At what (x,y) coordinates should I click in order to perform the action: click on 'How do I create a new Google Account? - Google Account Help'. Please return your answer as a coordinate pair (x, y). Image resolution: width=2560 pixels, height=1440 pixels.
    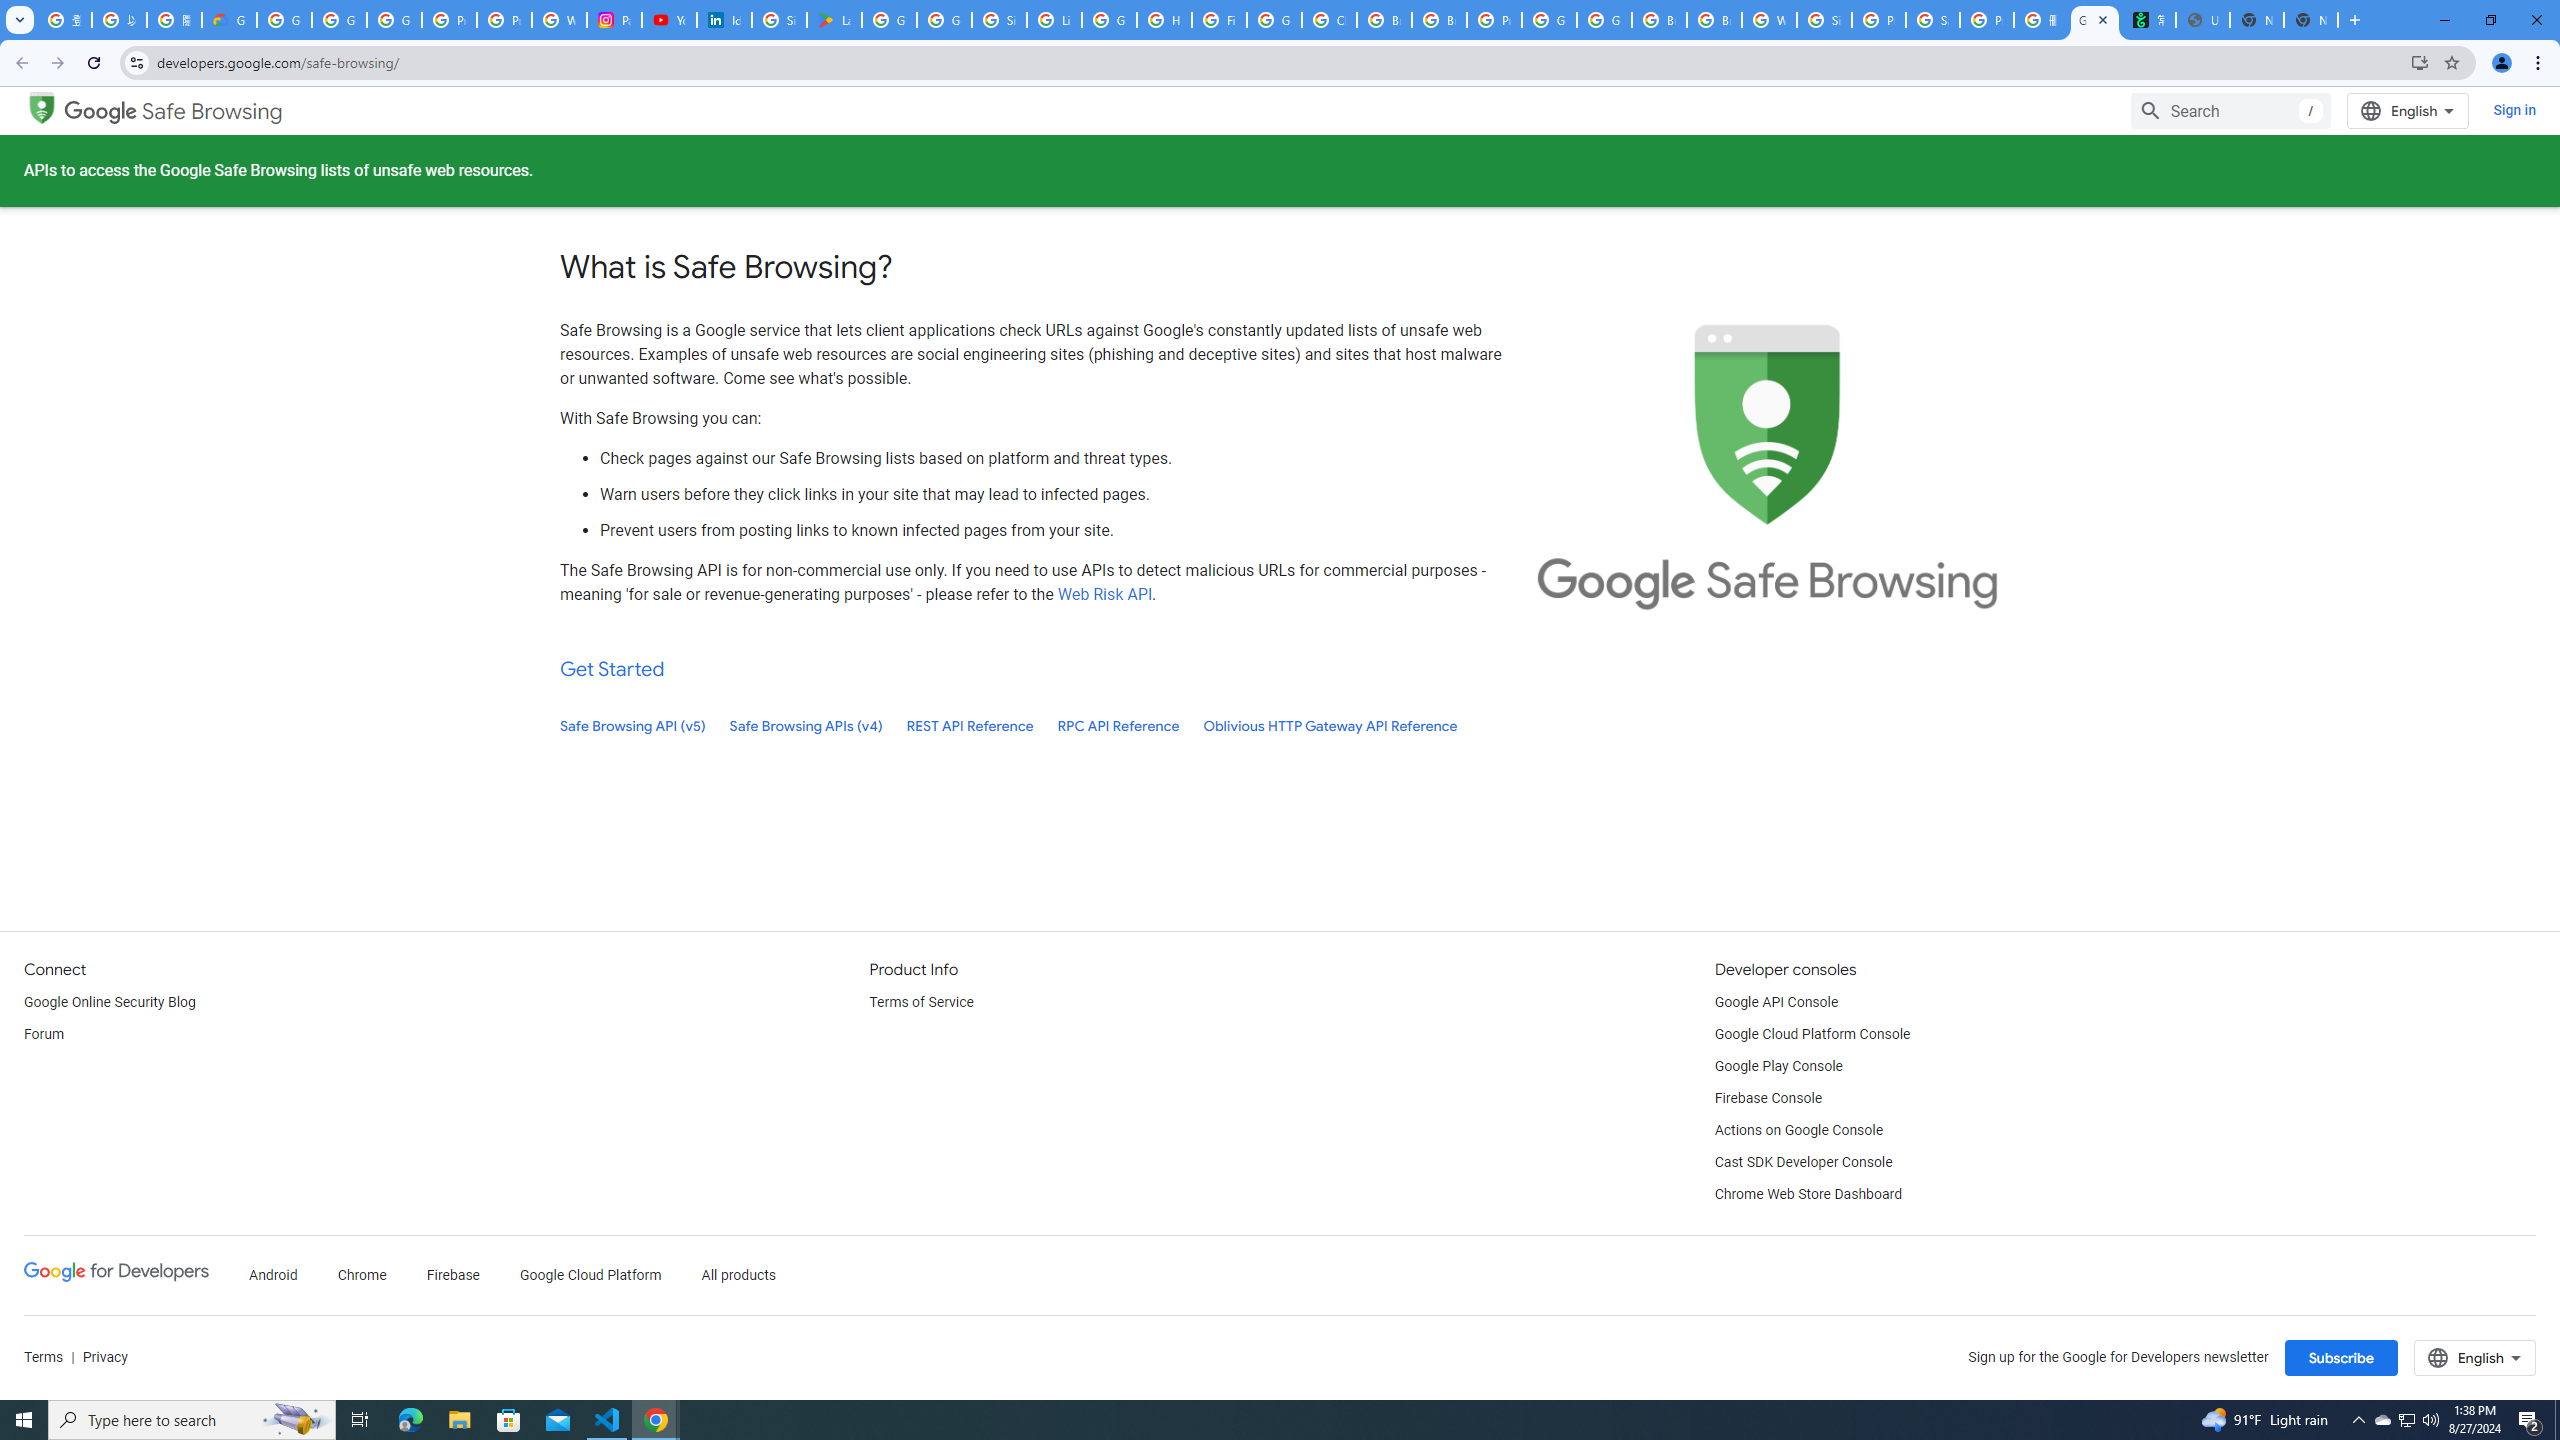
    Looking at the image, I should click on (1163, 19).